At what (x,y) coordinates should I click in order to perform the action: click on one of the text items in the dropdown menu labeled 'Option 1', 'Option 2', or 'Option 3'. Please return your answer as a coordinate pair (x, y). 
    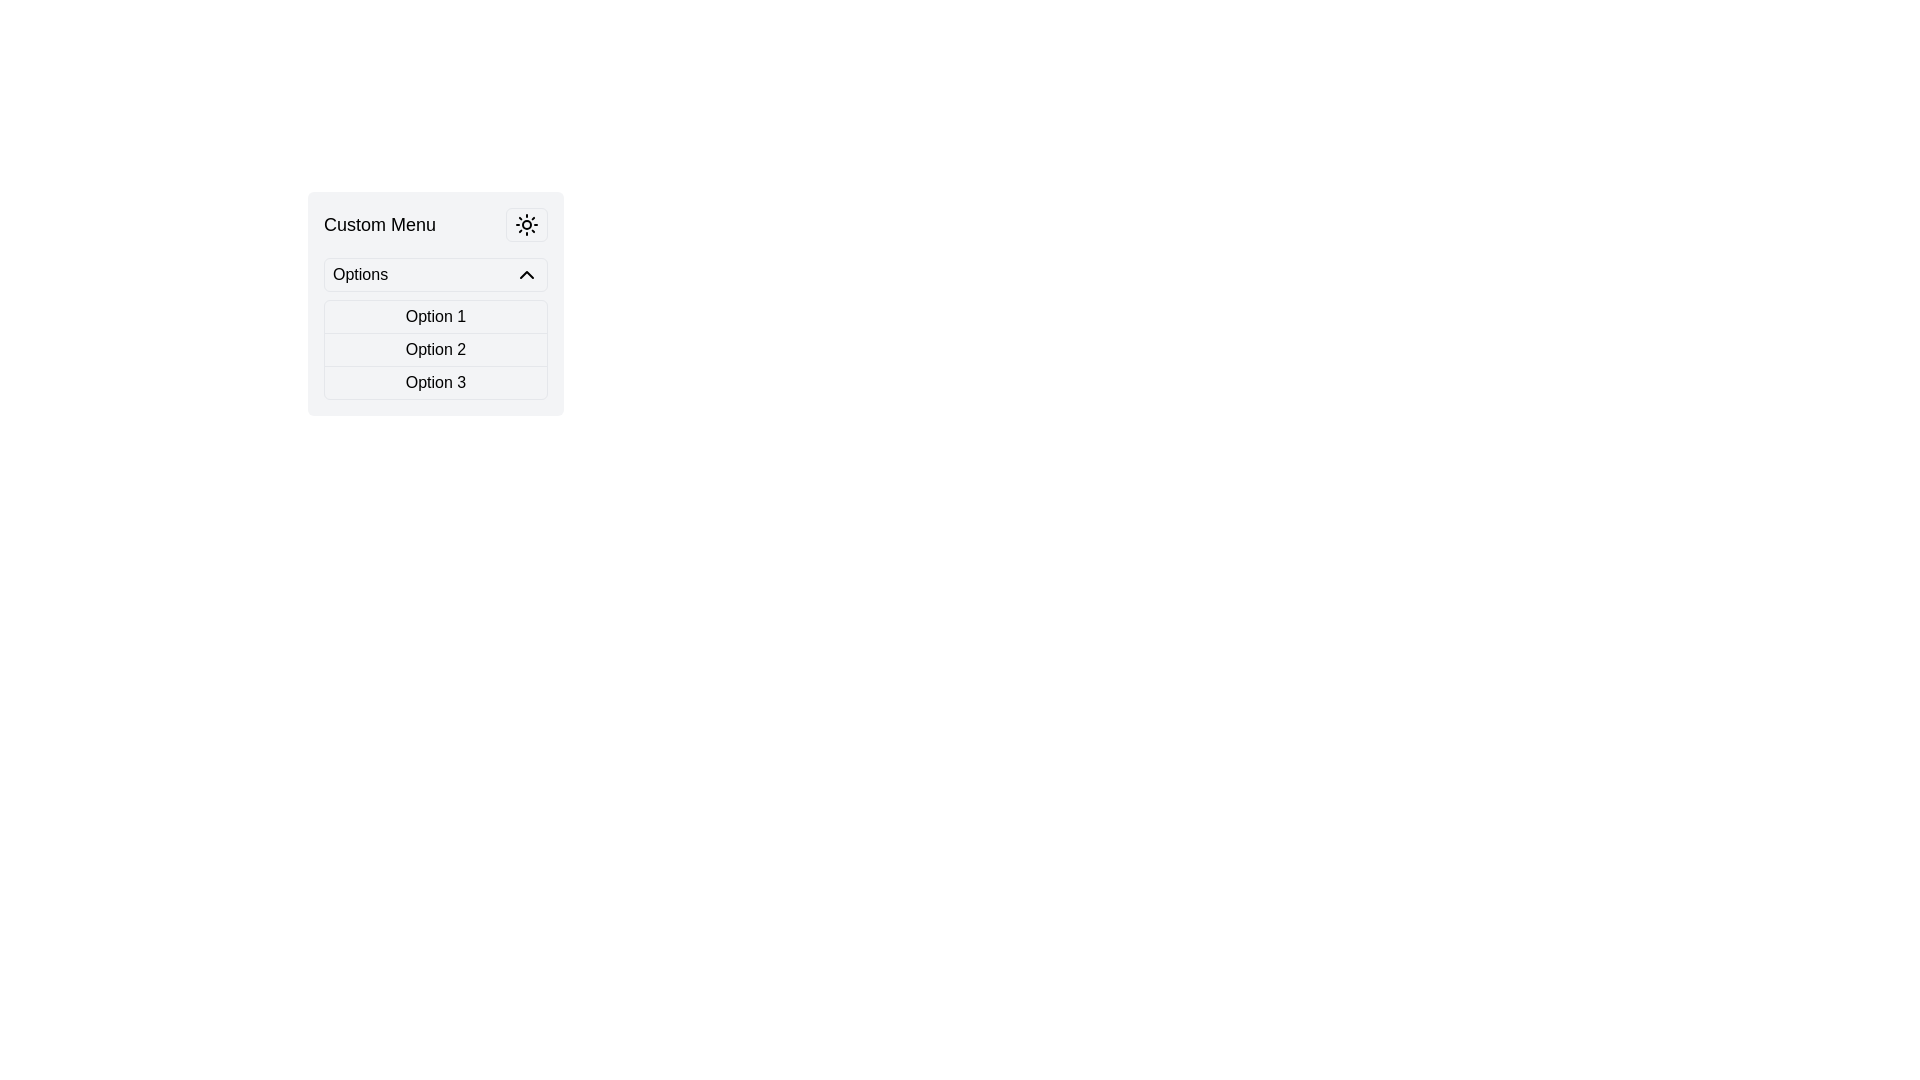
    Looking at the image, I should click on (435, 327).